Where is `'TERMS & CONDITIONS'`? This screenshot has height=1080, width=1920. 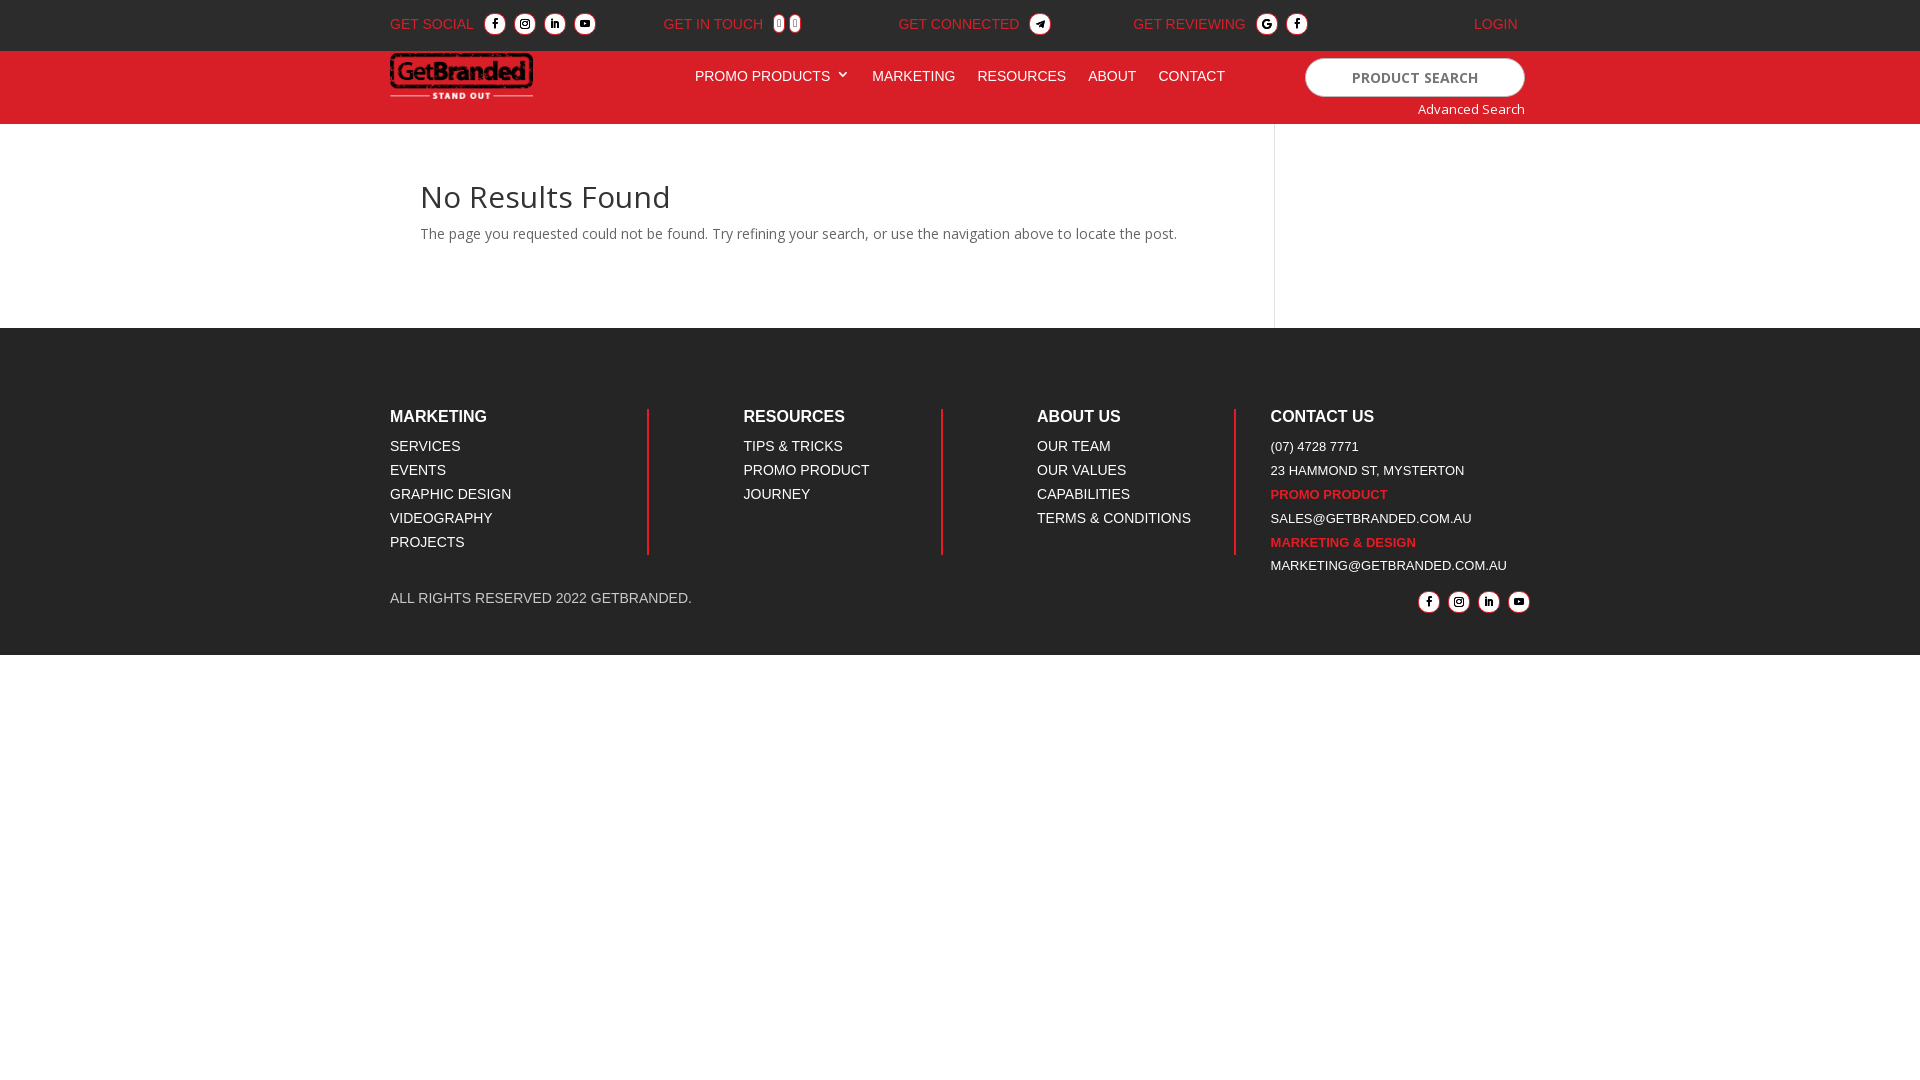 'TERMS & CONDITIONS' is located at coordinates (1112, 516).